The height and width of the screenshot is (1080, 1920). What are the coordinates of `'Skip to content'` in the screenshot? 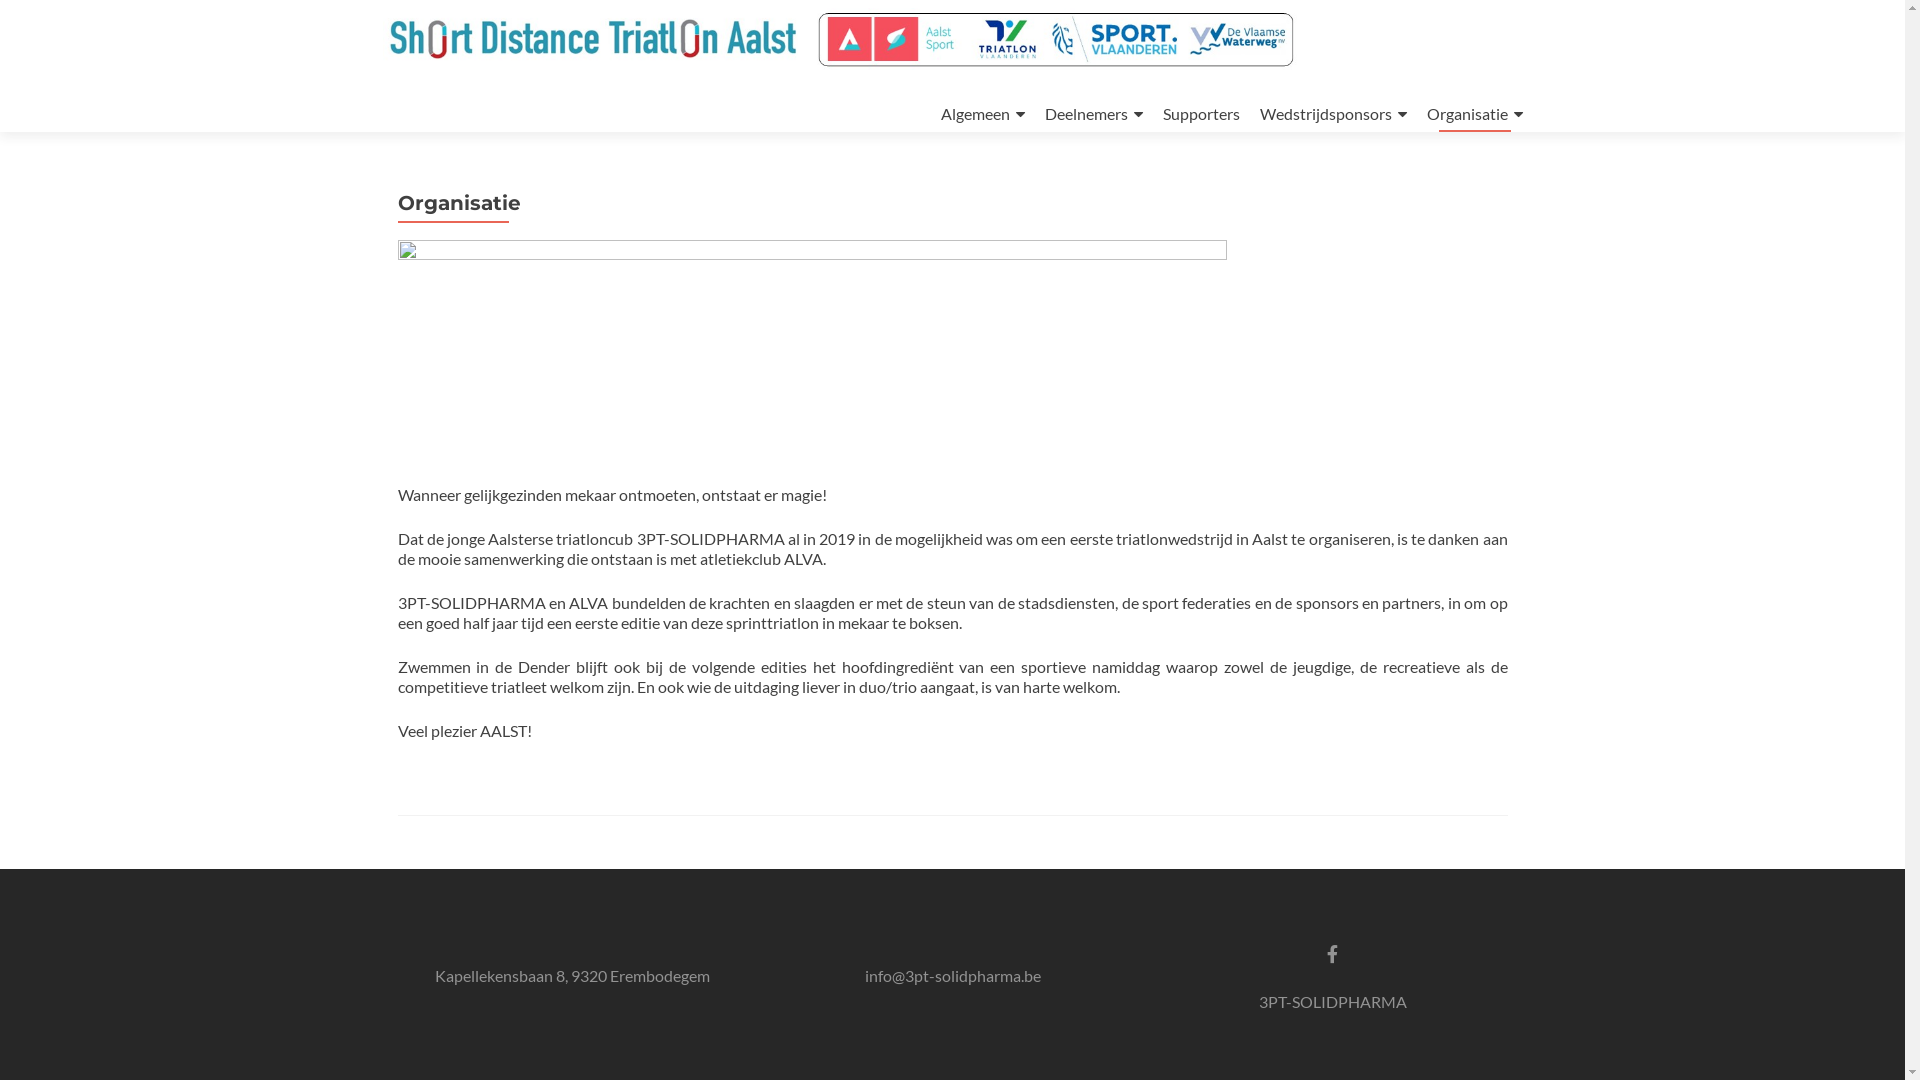 It's located at (939, 74).